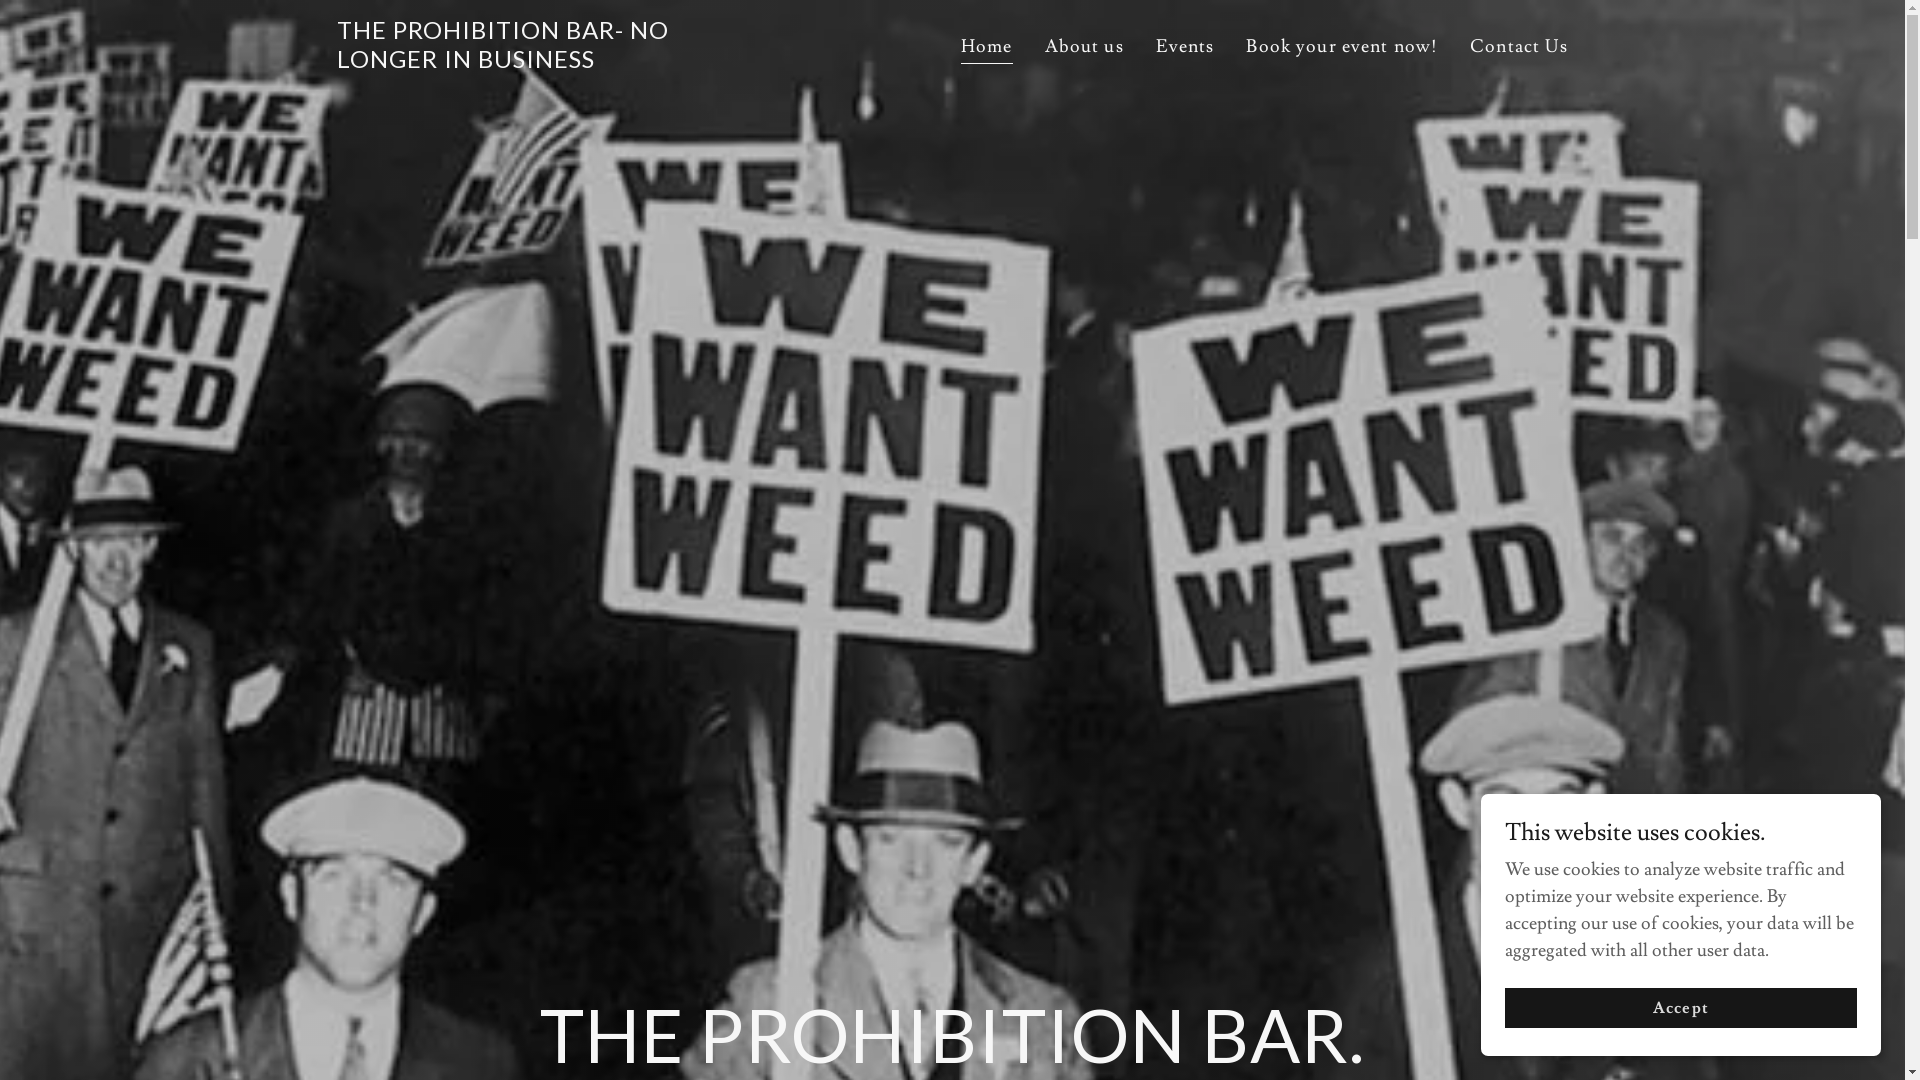 This screenshot has height=1080, width=1920. What do you see at coordinates (551, 61) in the screenshot?
I see `'THE PROHIBITION BAR- NO LONGER IN BUSINESS'` at bounding box center [551, 61].